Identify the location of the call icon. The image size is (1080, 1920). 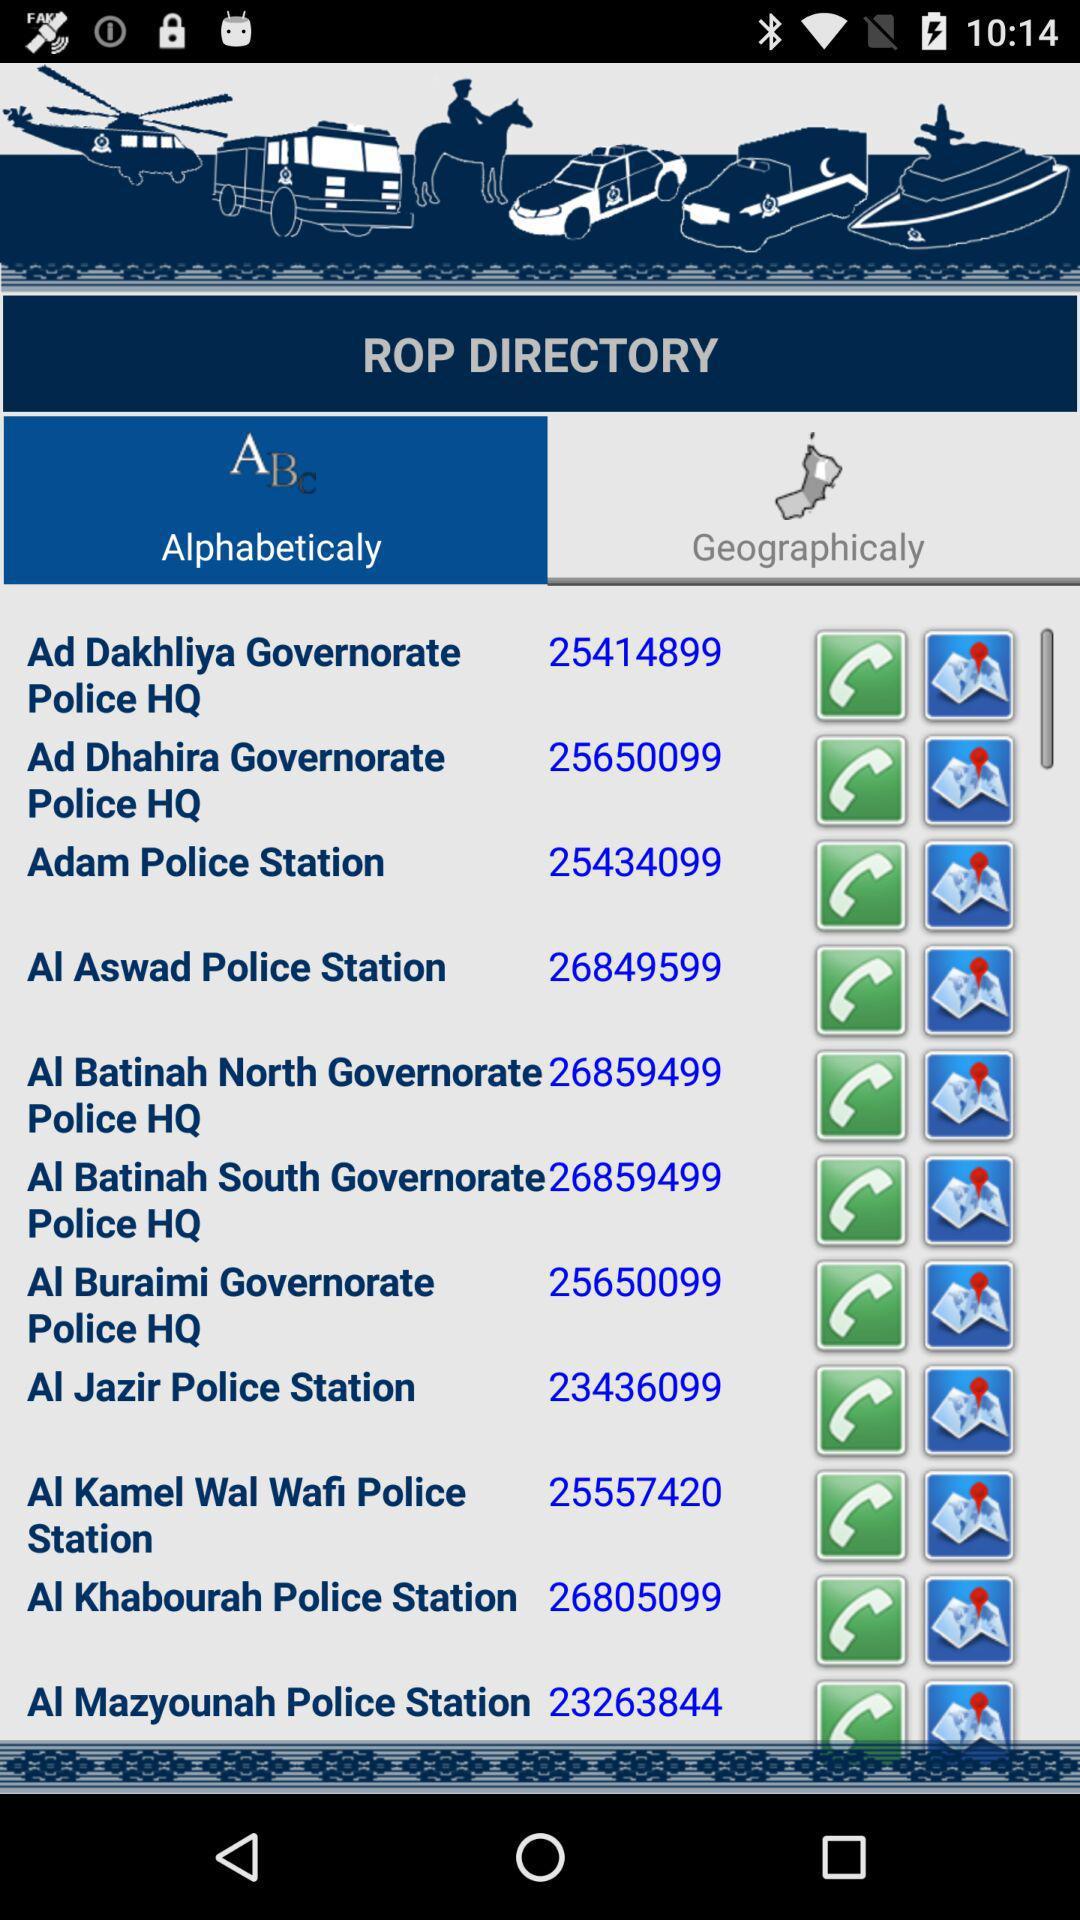
(859, 1173).